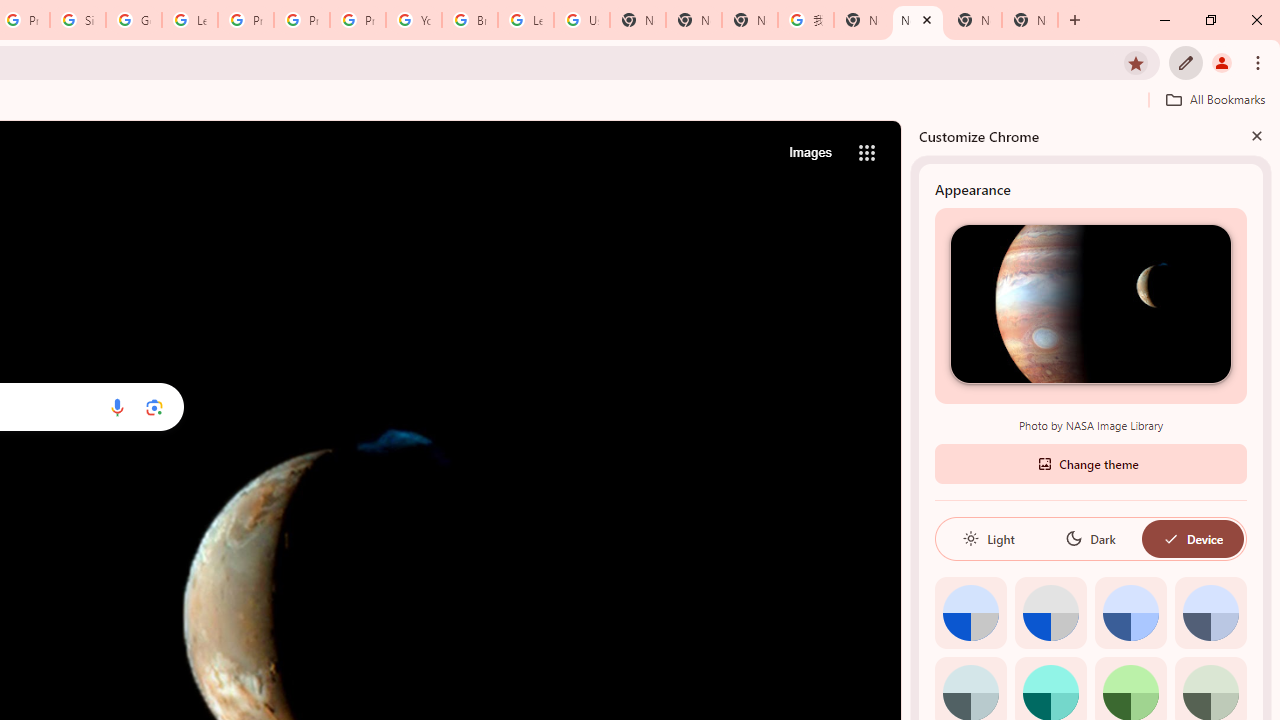 The height and width of the screenshot is (720, 1280). I want to click on 'Browse Chrome as a guest - Computer - Google Chrome Help', so click(468, 20).